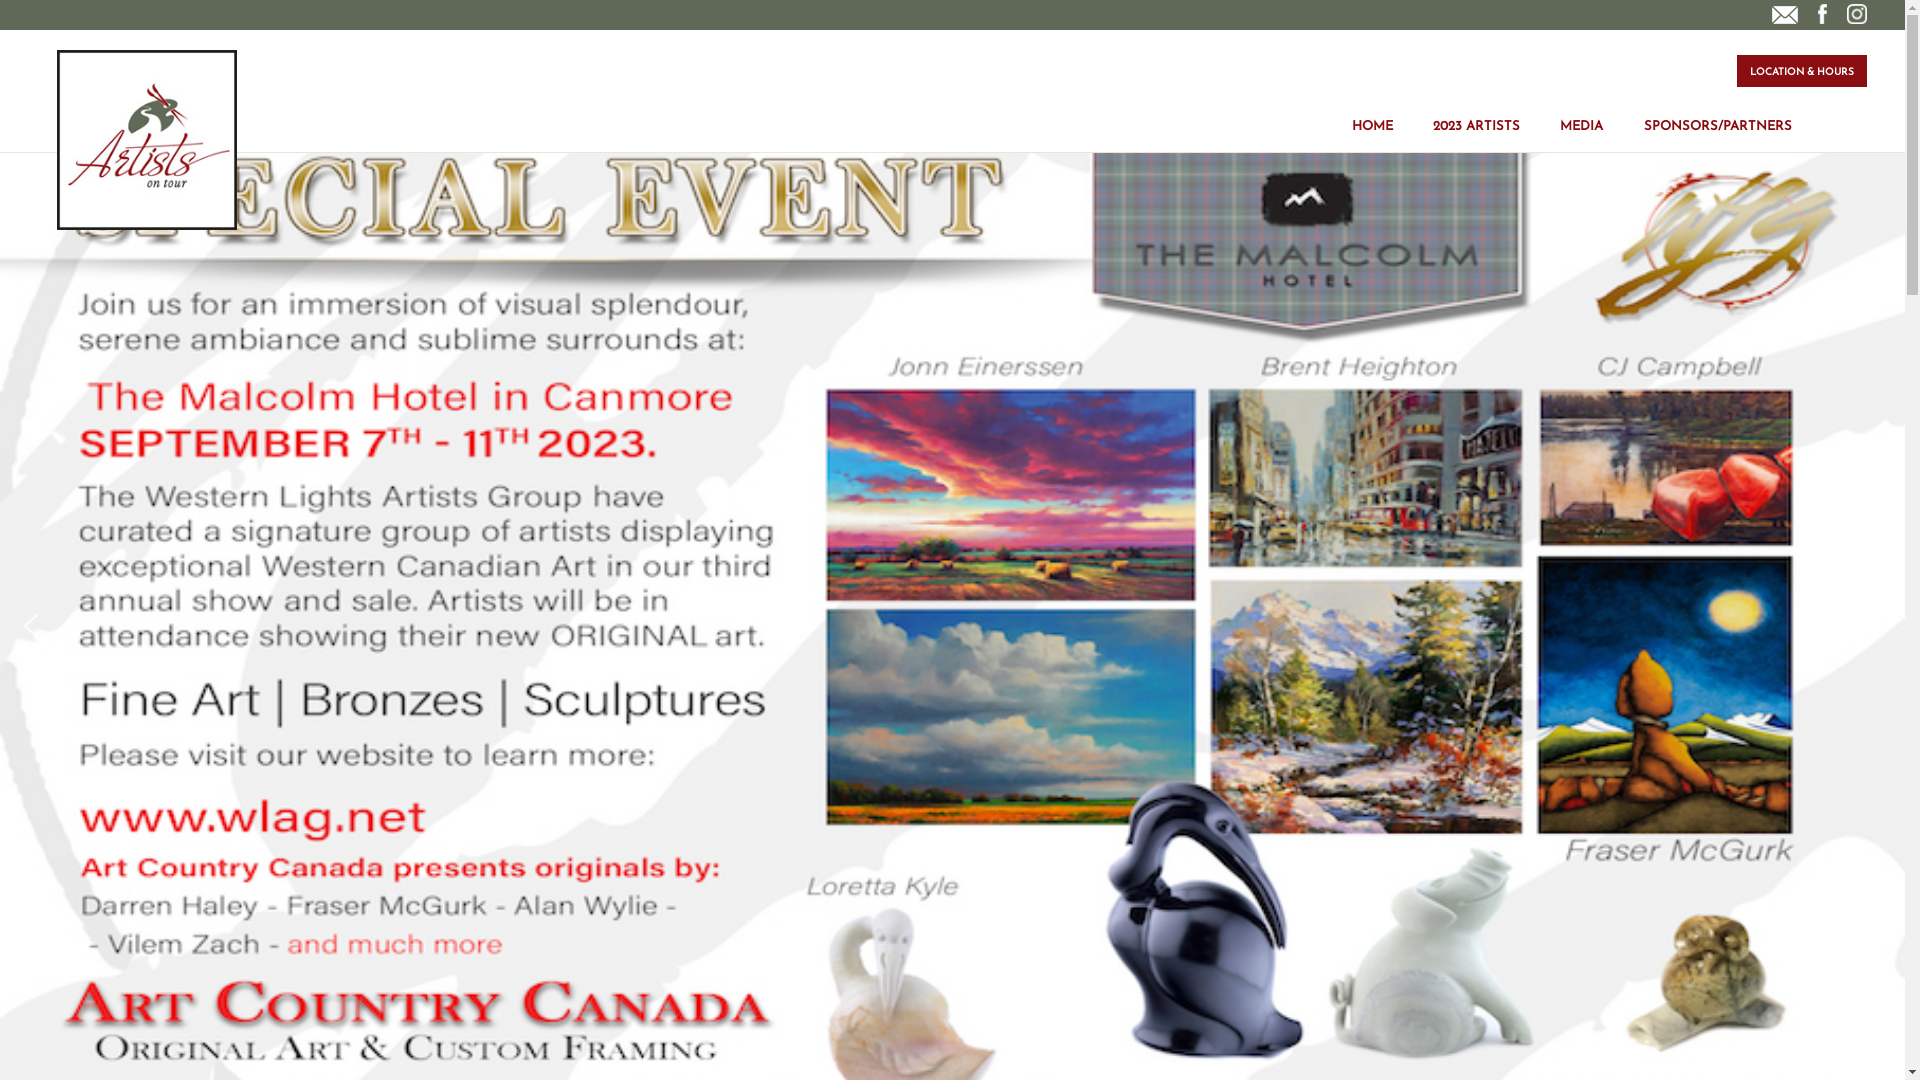 The height and width of the screenshot is (1080, 1920). I want to click on 'MEDIA', so click(1580, 111).